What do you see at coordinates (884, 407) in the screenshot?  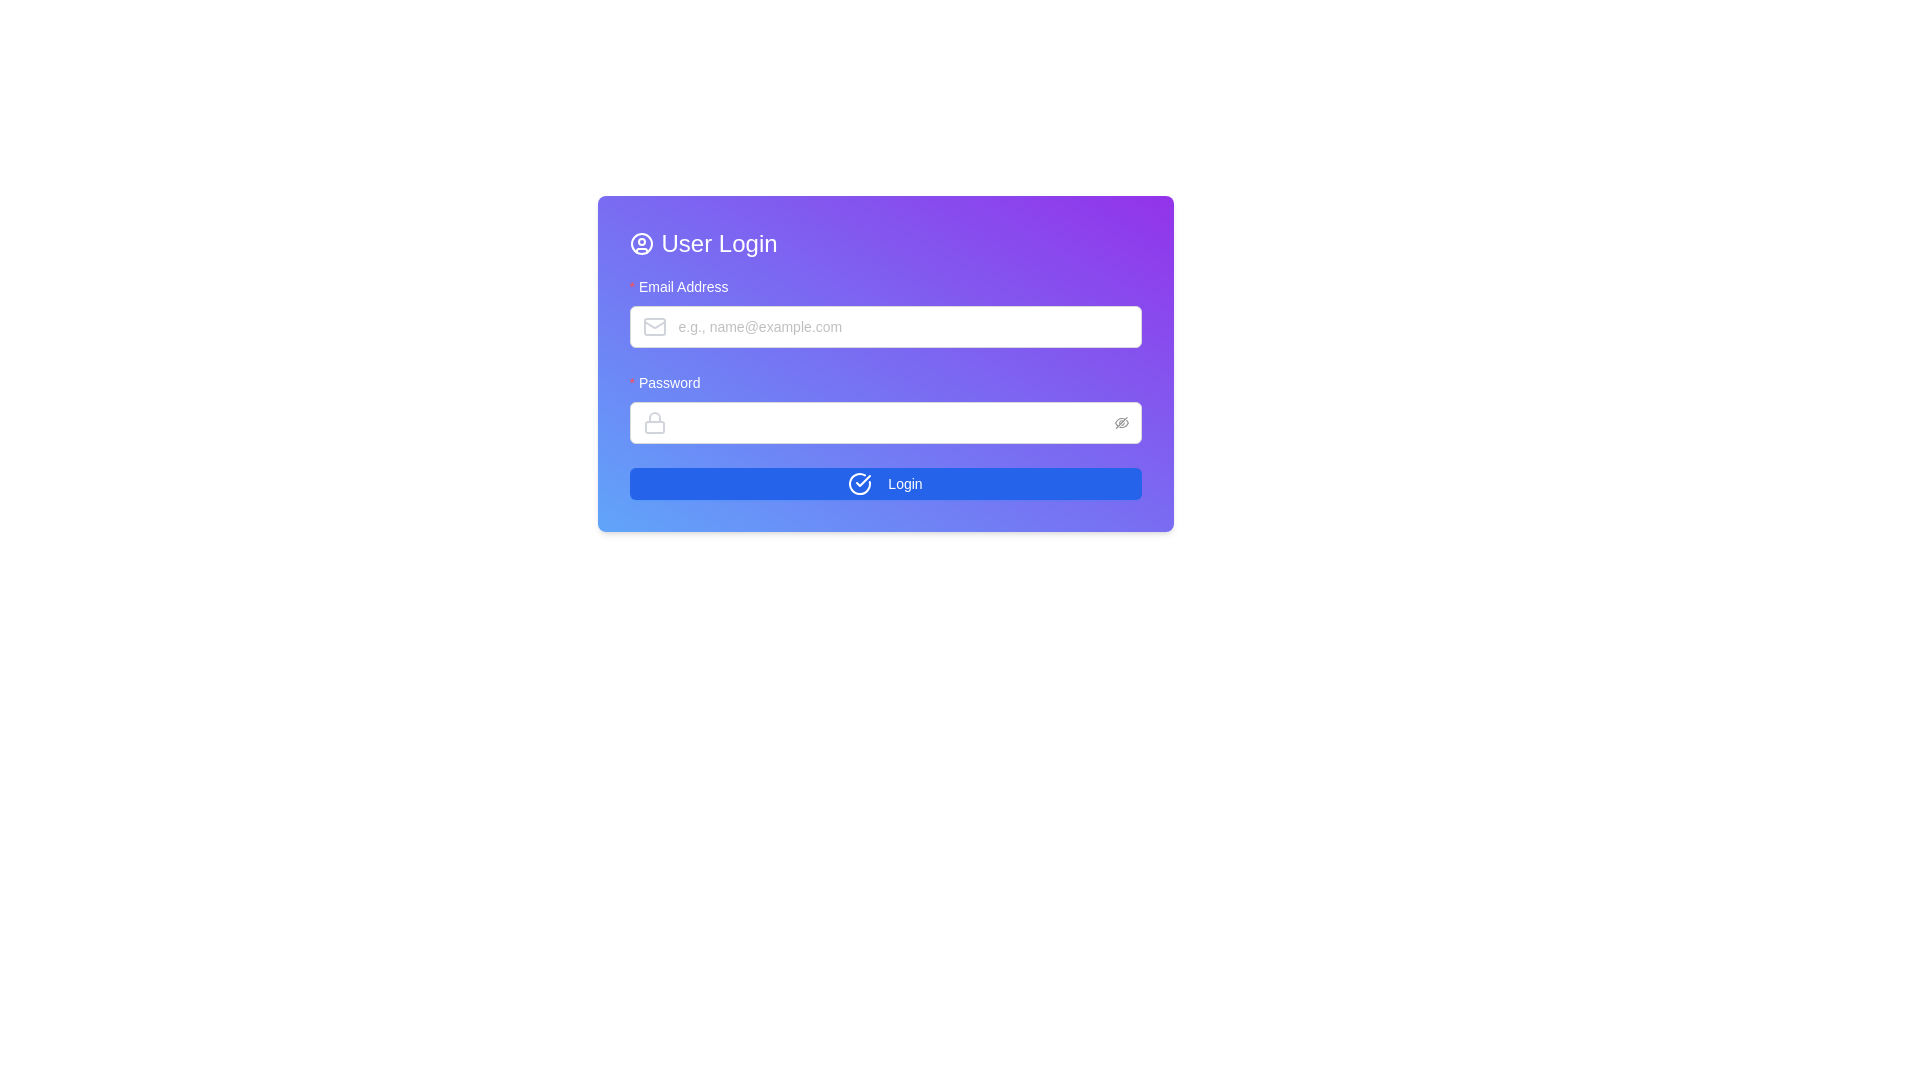 I see `the Password input field` at bounding box center [884, 407].